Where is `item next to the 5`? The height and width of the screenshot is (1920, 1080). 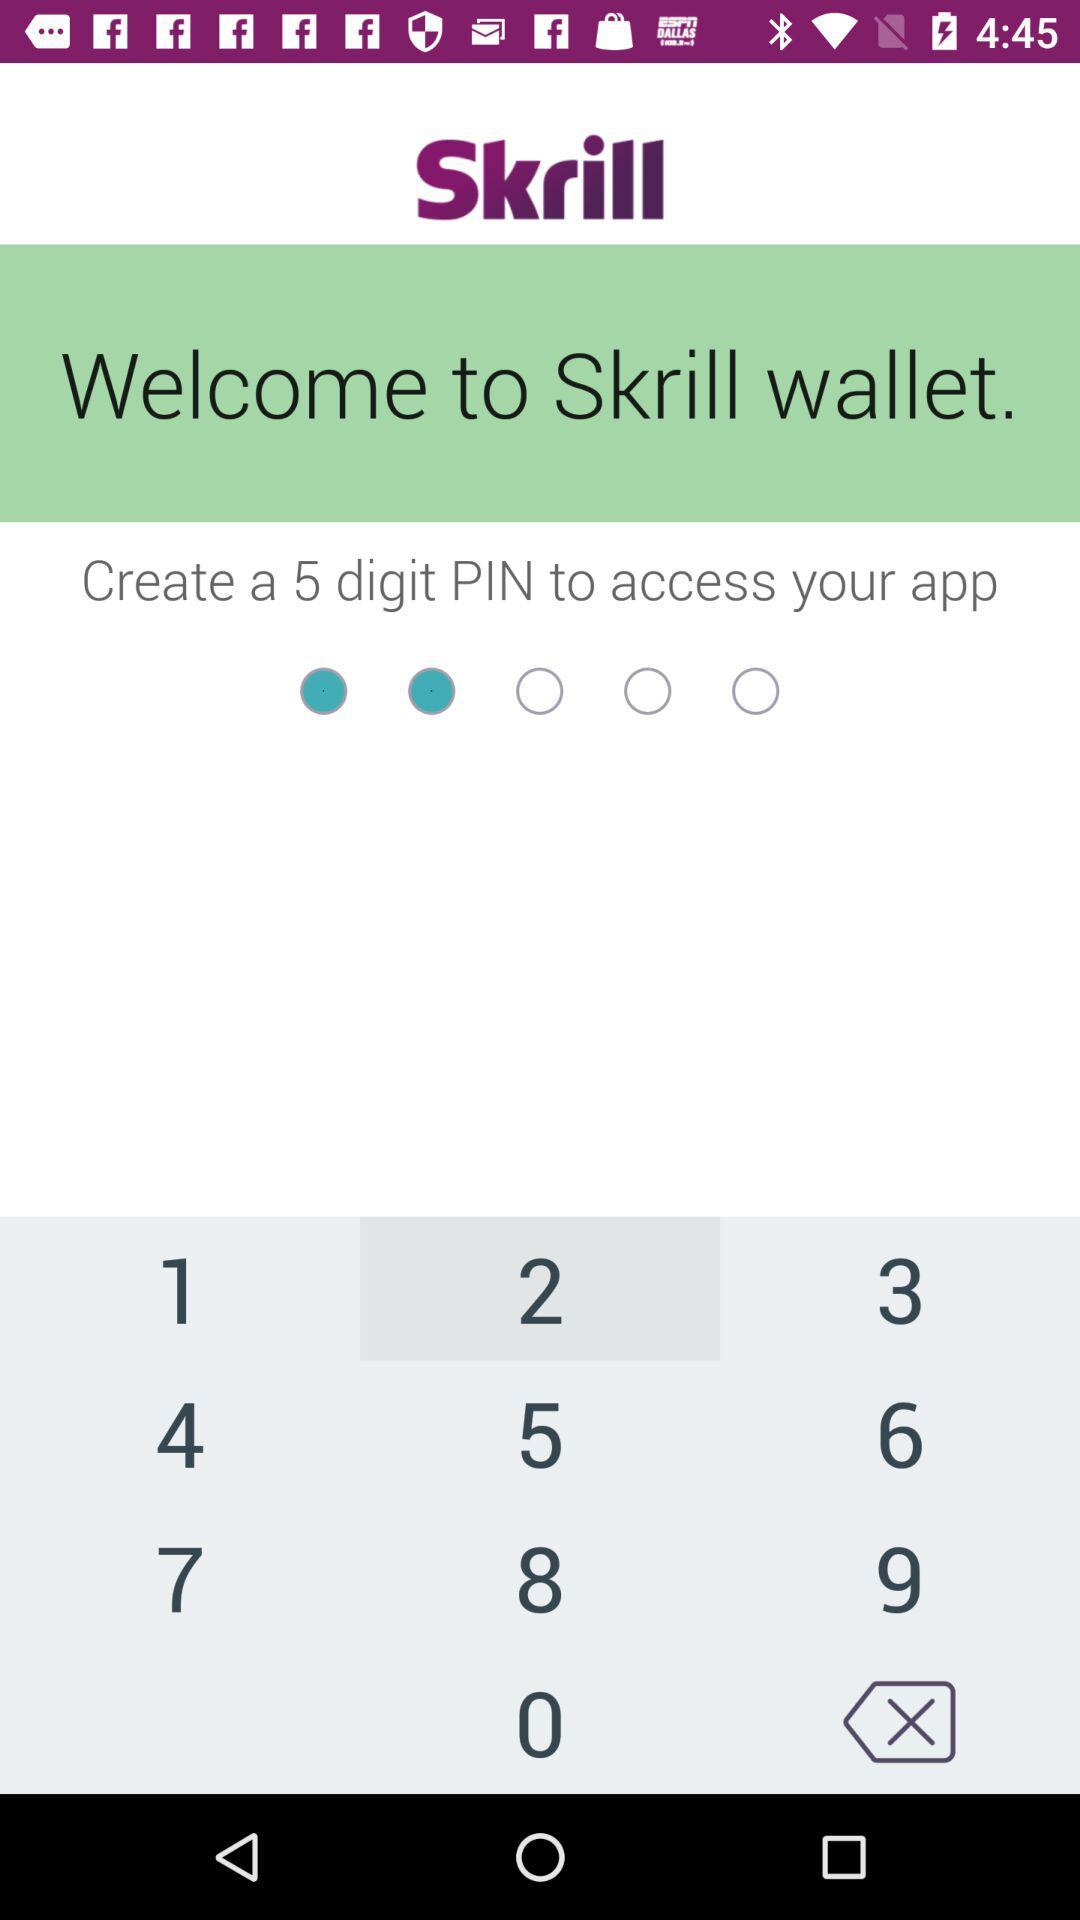
item next to the 5 is located at coordinates (180, 1575).